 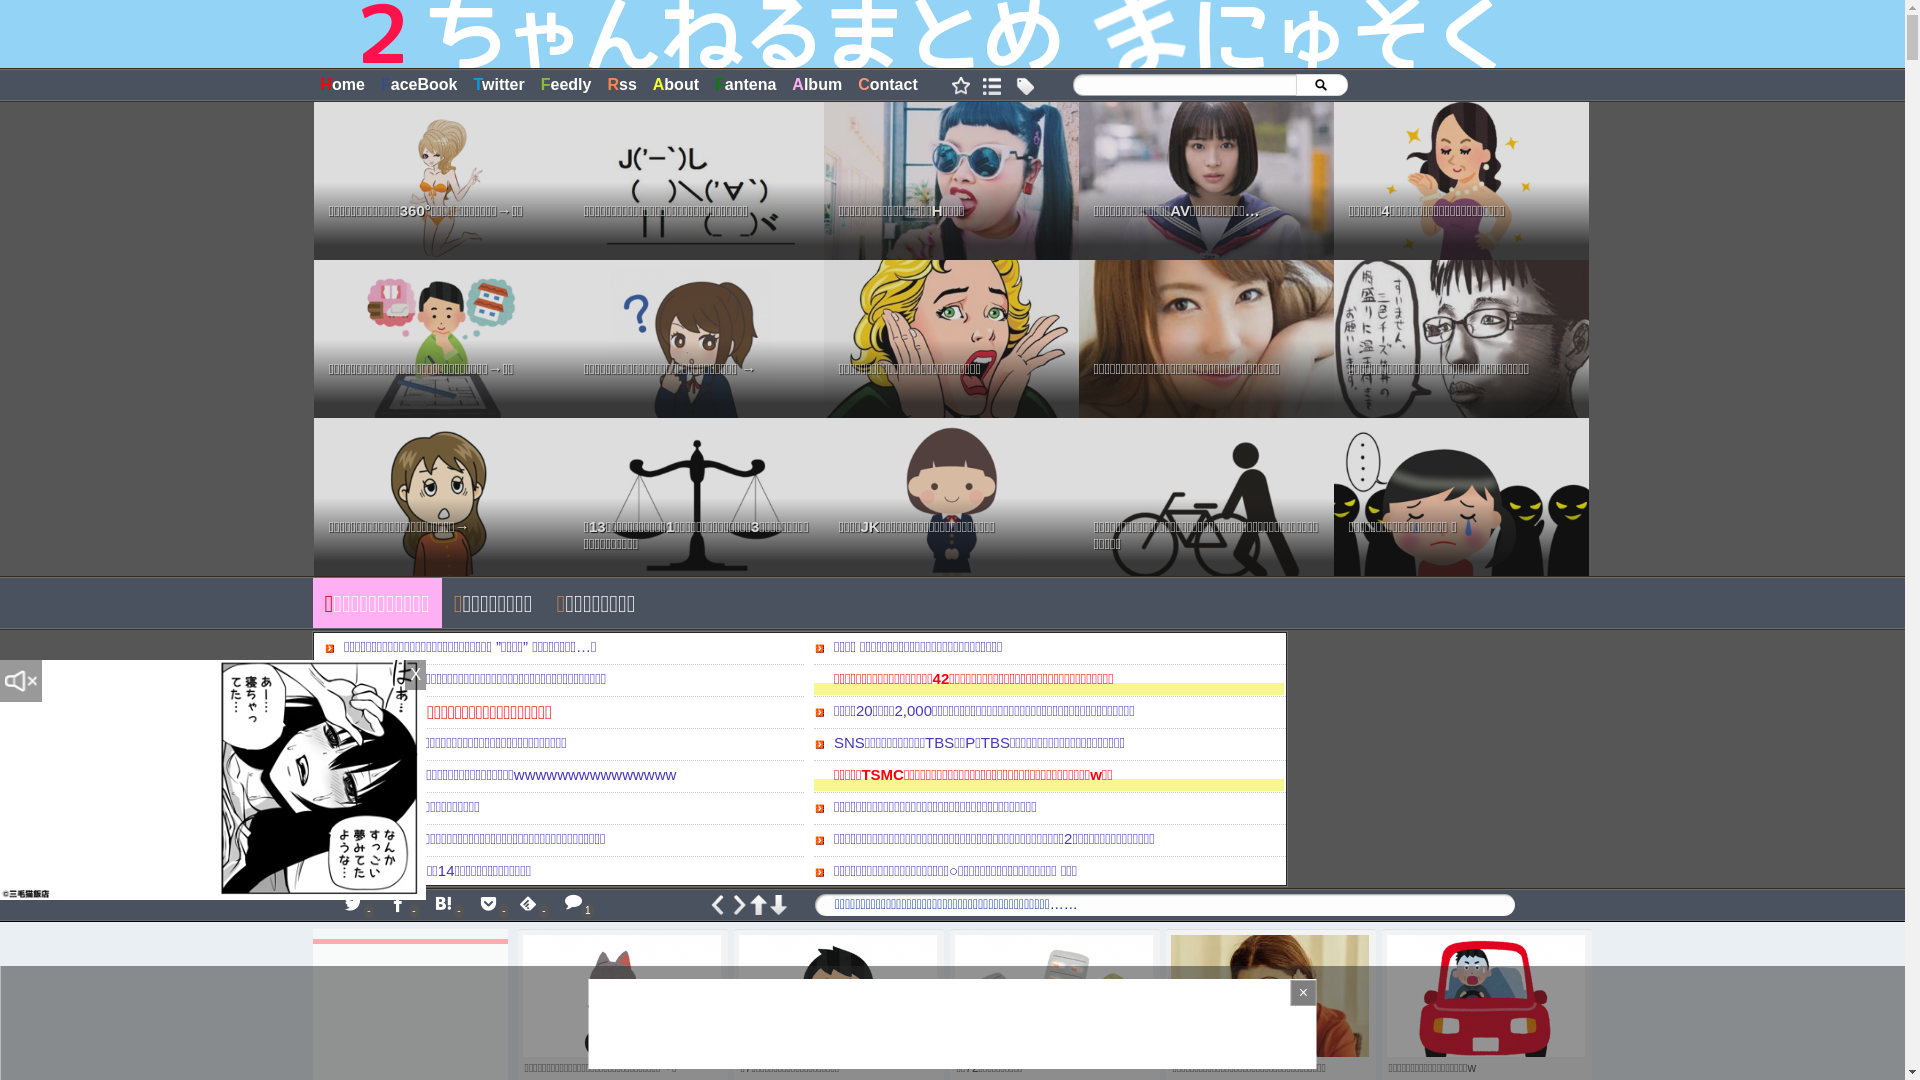 I want to click on 'FaceBook', so click(x=417, y=83).